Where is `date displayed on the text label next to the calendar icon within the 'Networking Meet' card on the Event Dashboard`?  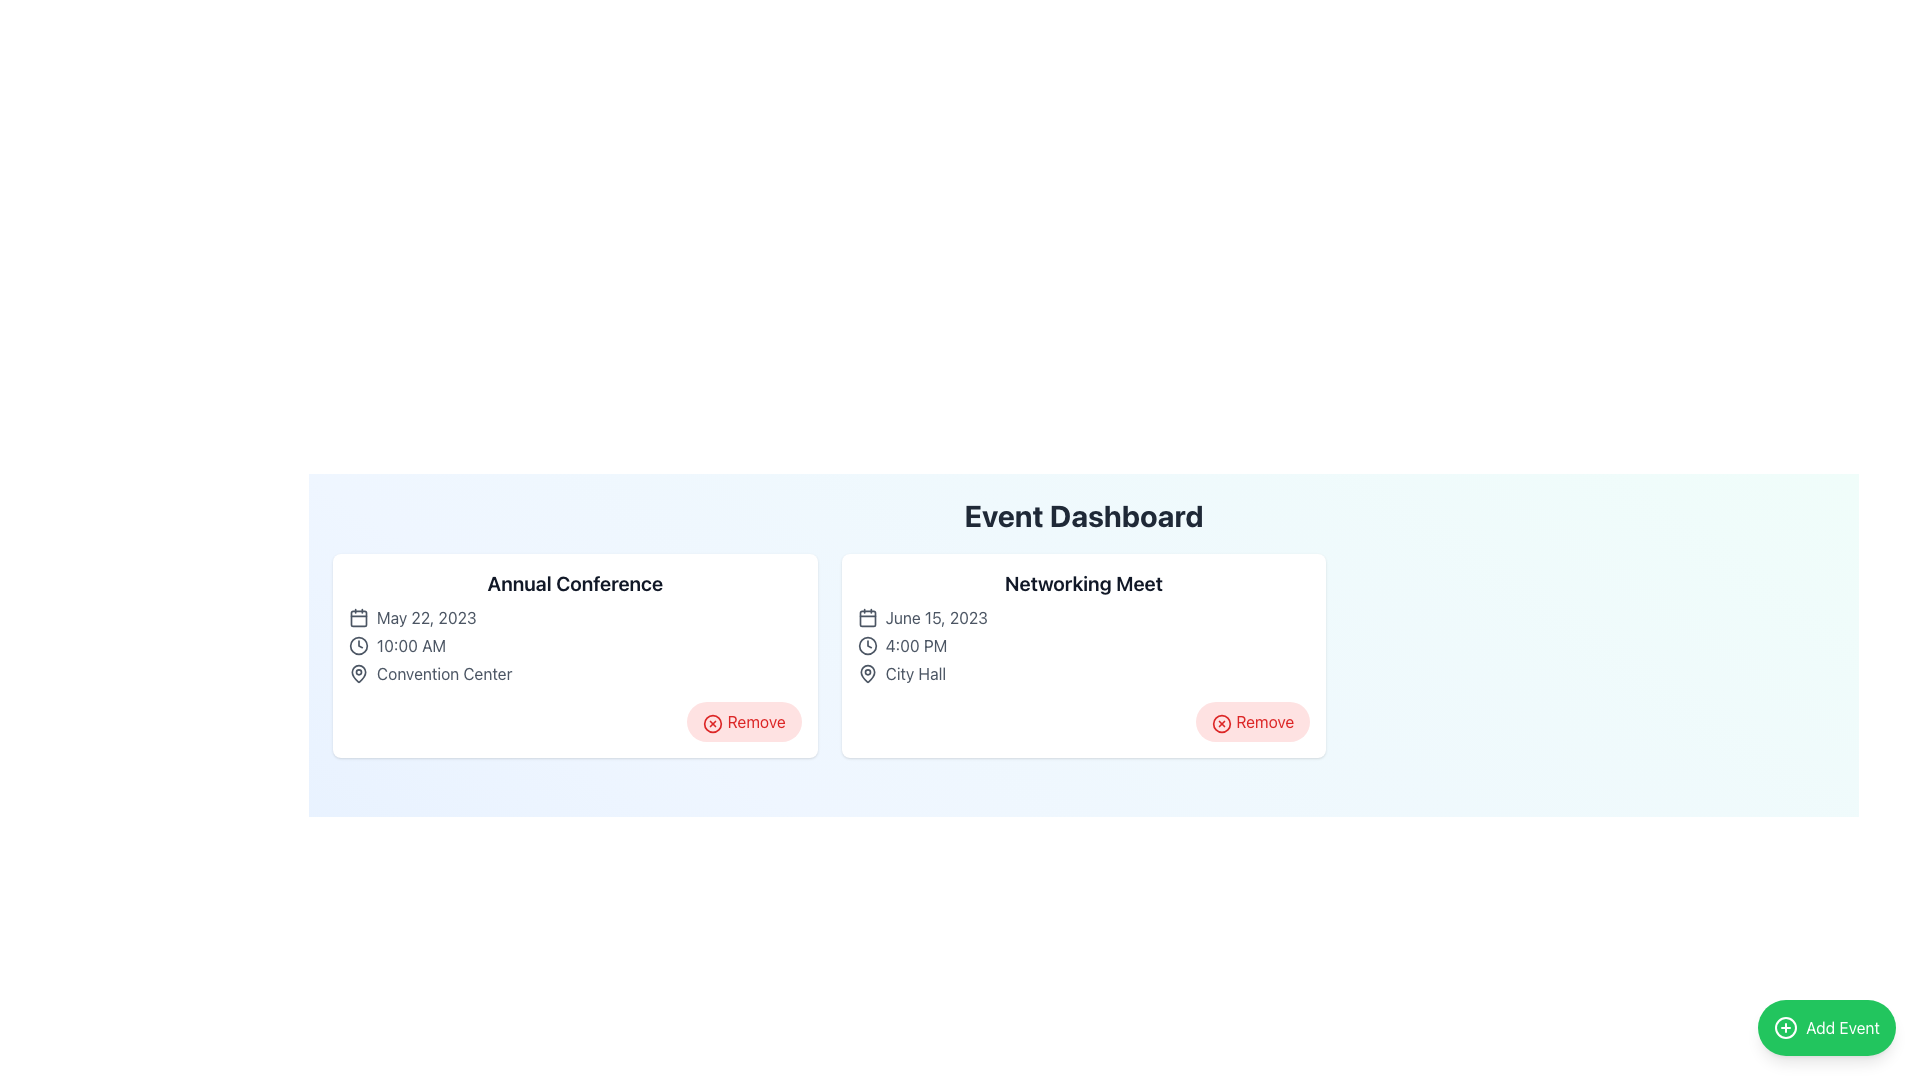
date displayed on the text label next to the calendar icon within the 'Networking Meet' card on the Event Dashboard is located at coordinates (935, 616).